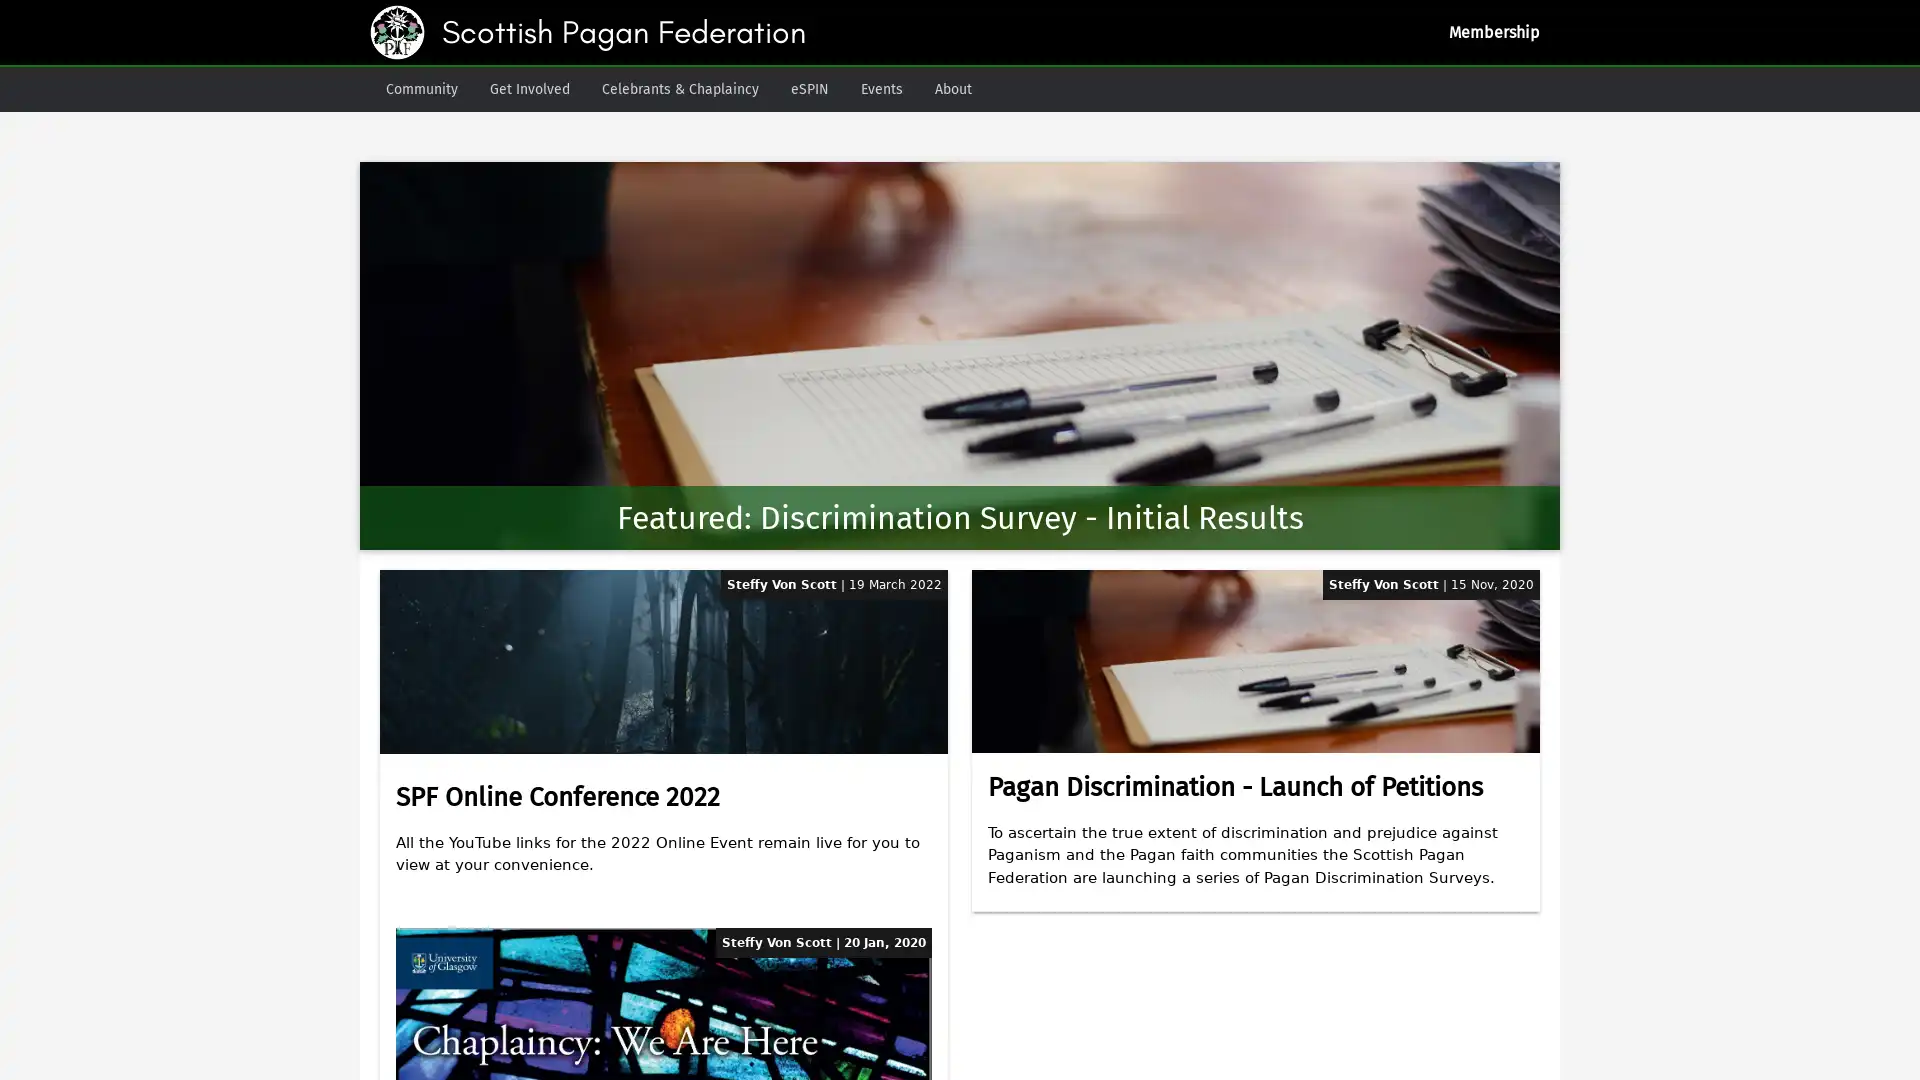  What do you see at coordinates (421, 88) in the screenshot?
I see `Community` at bounding box center [421, 88].